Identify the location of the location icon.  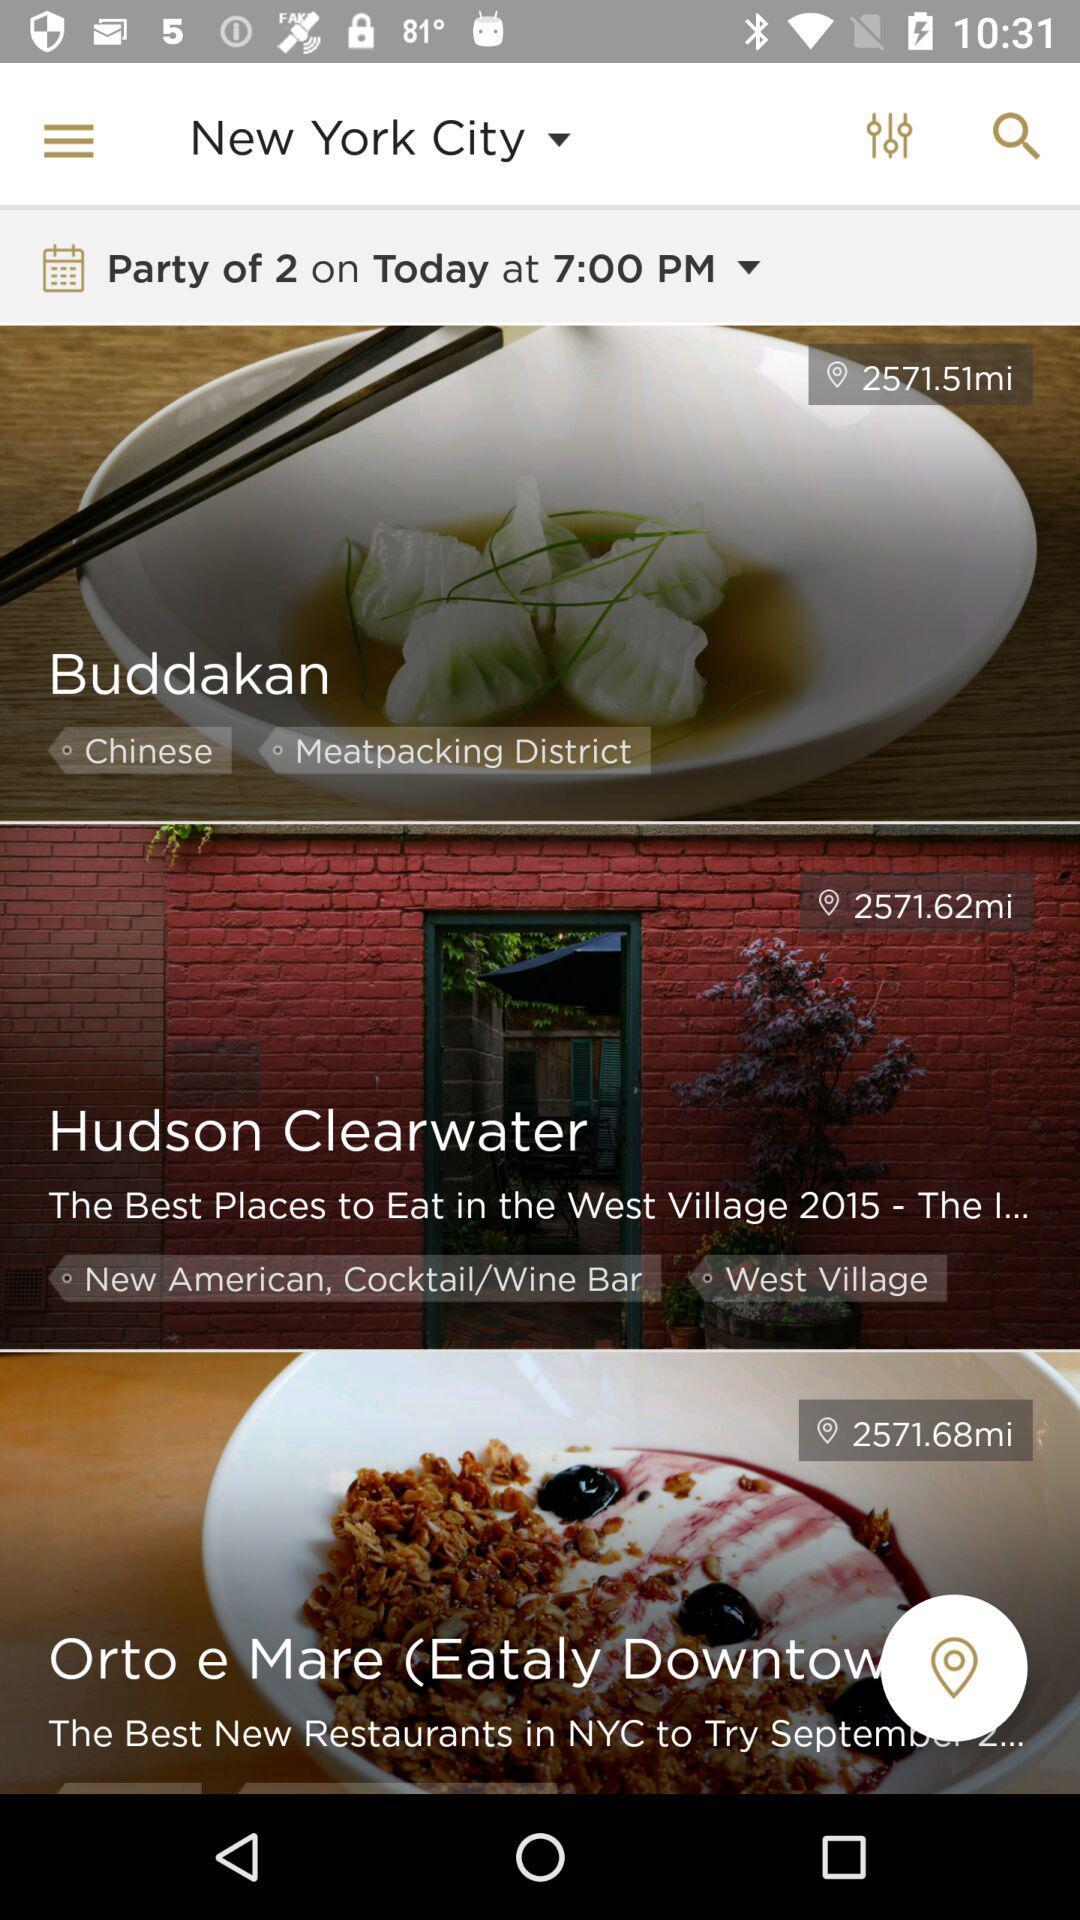
(952, 1667).